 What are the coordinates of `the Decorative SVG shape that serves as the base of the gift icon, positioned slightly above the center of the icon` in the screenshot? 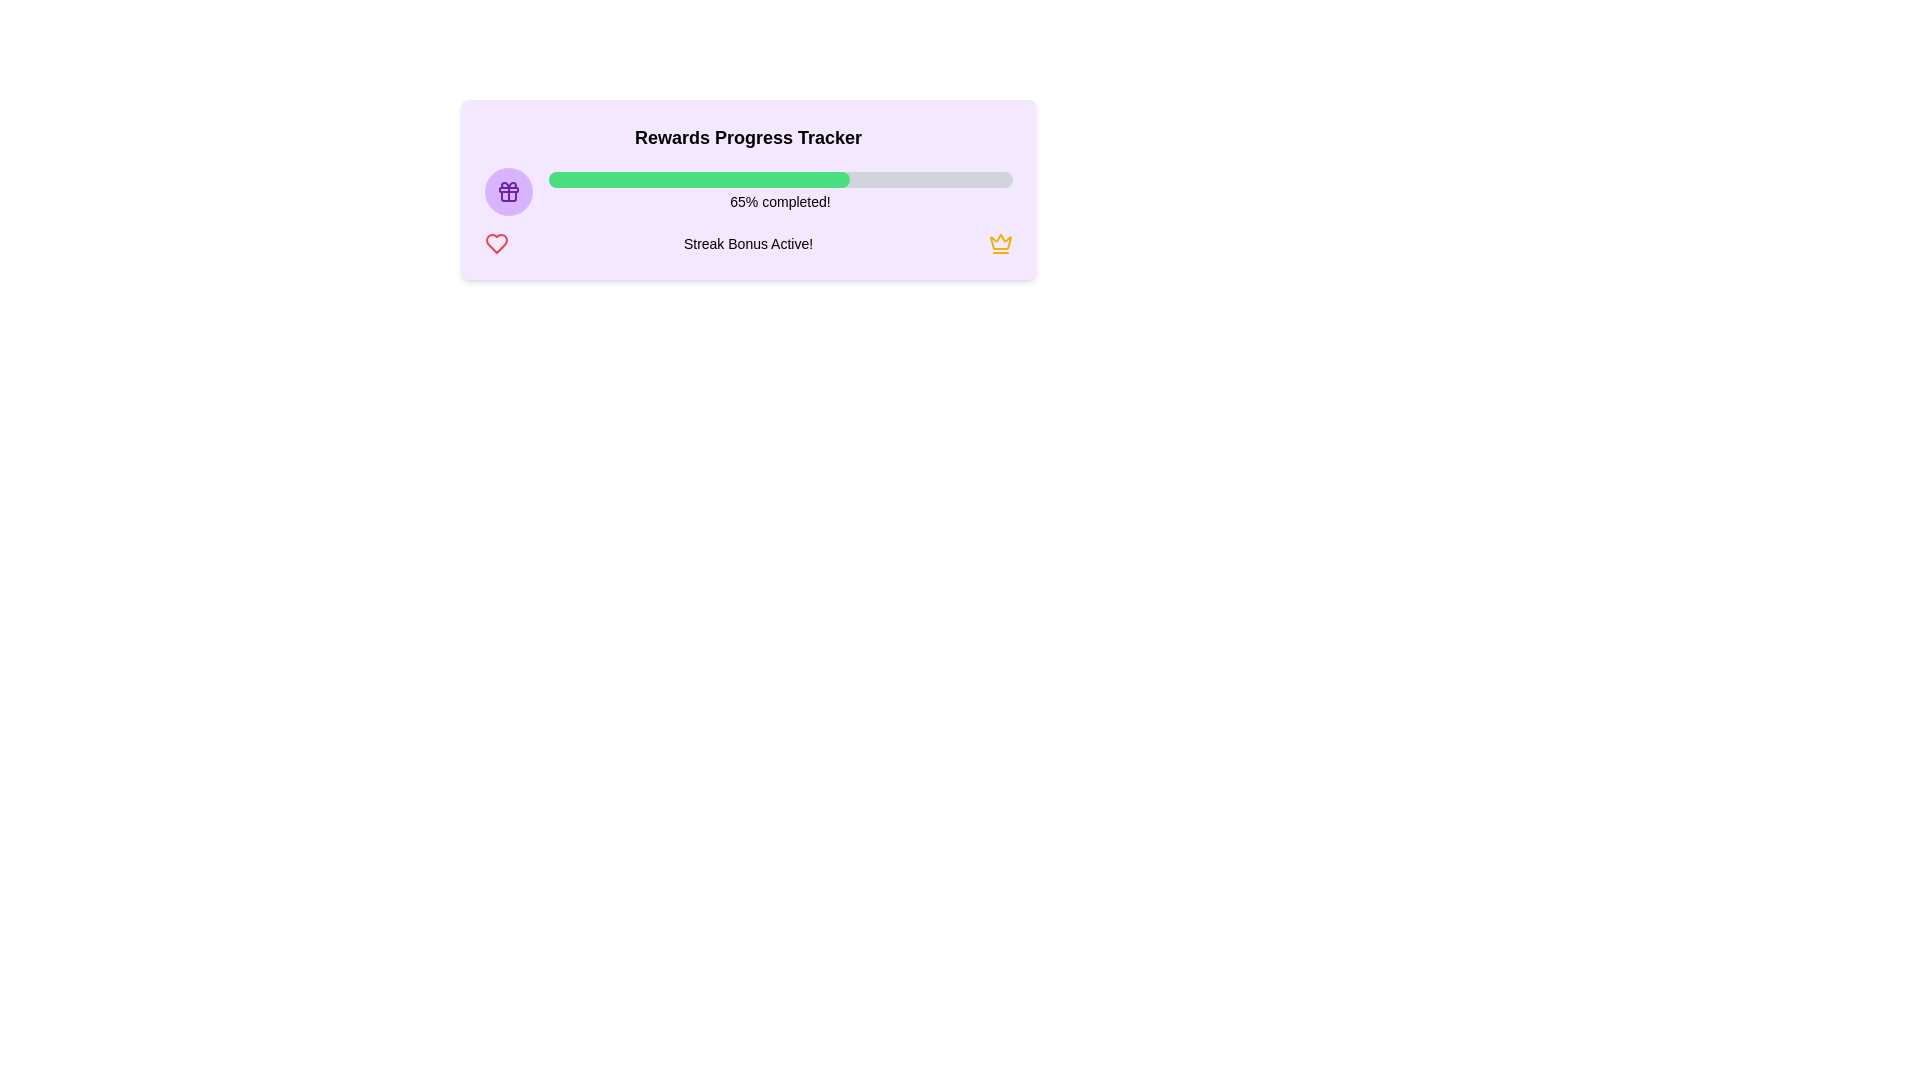 It's located at (508, 189).